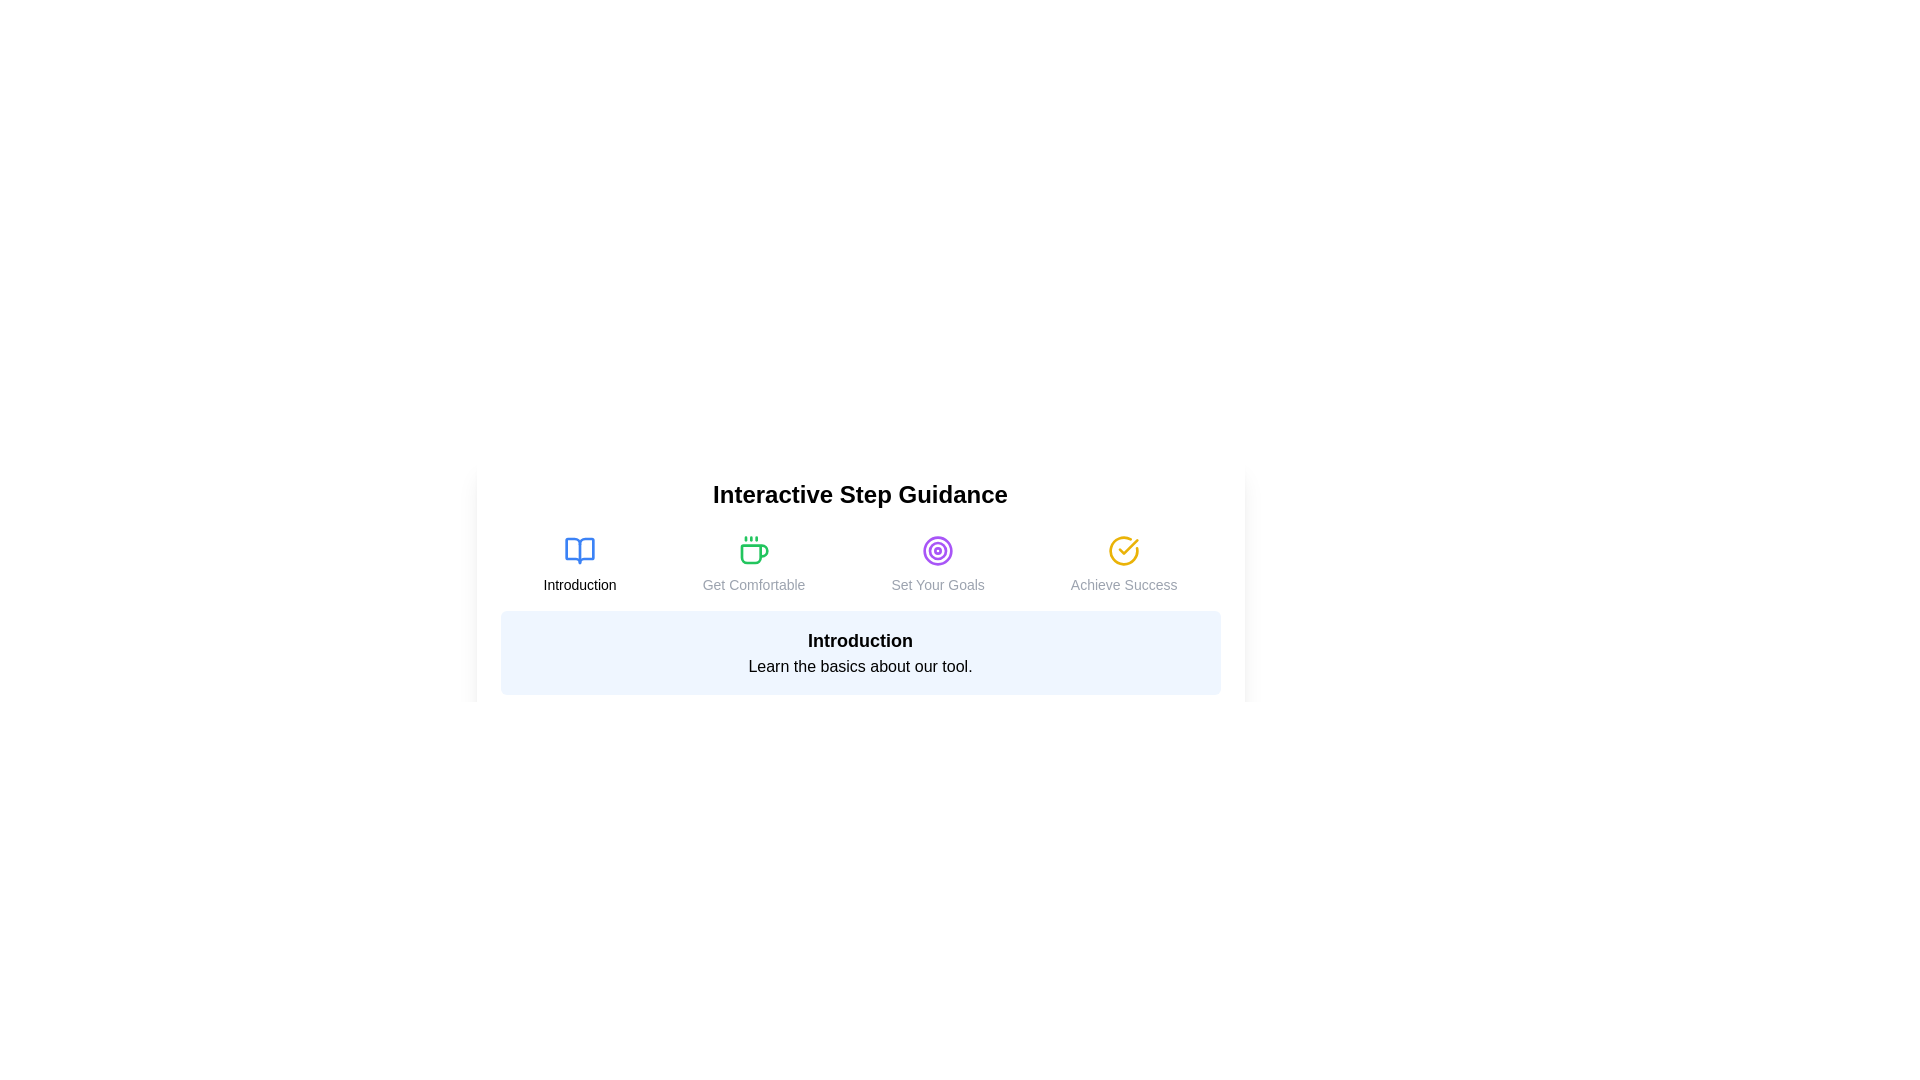  What do you see at coordinates (1188, 731) in the screenshot?
I see `the 'Next' button located on the bottom-right side of the interface to navigate to the next step` at bounding box center [1188, 731].